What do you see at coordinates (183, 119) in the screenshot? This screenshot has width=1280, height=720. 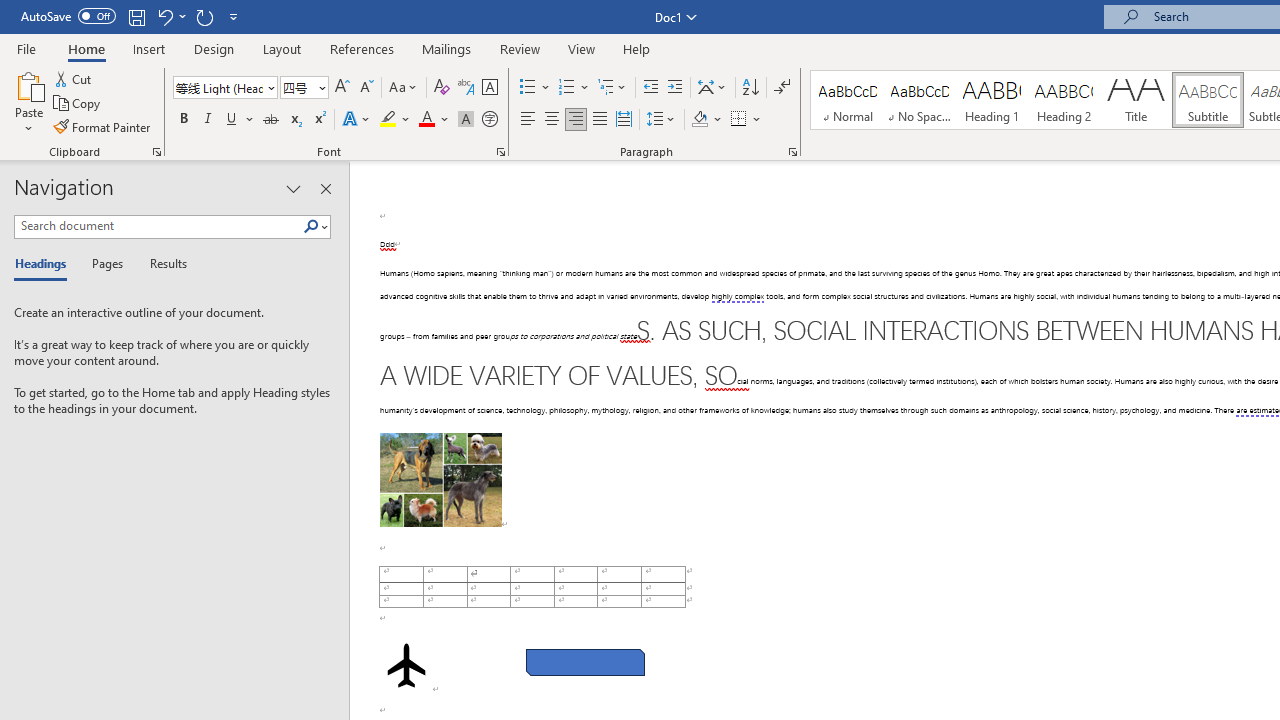 I see `'Bold'` at bounding box center [183, 119].